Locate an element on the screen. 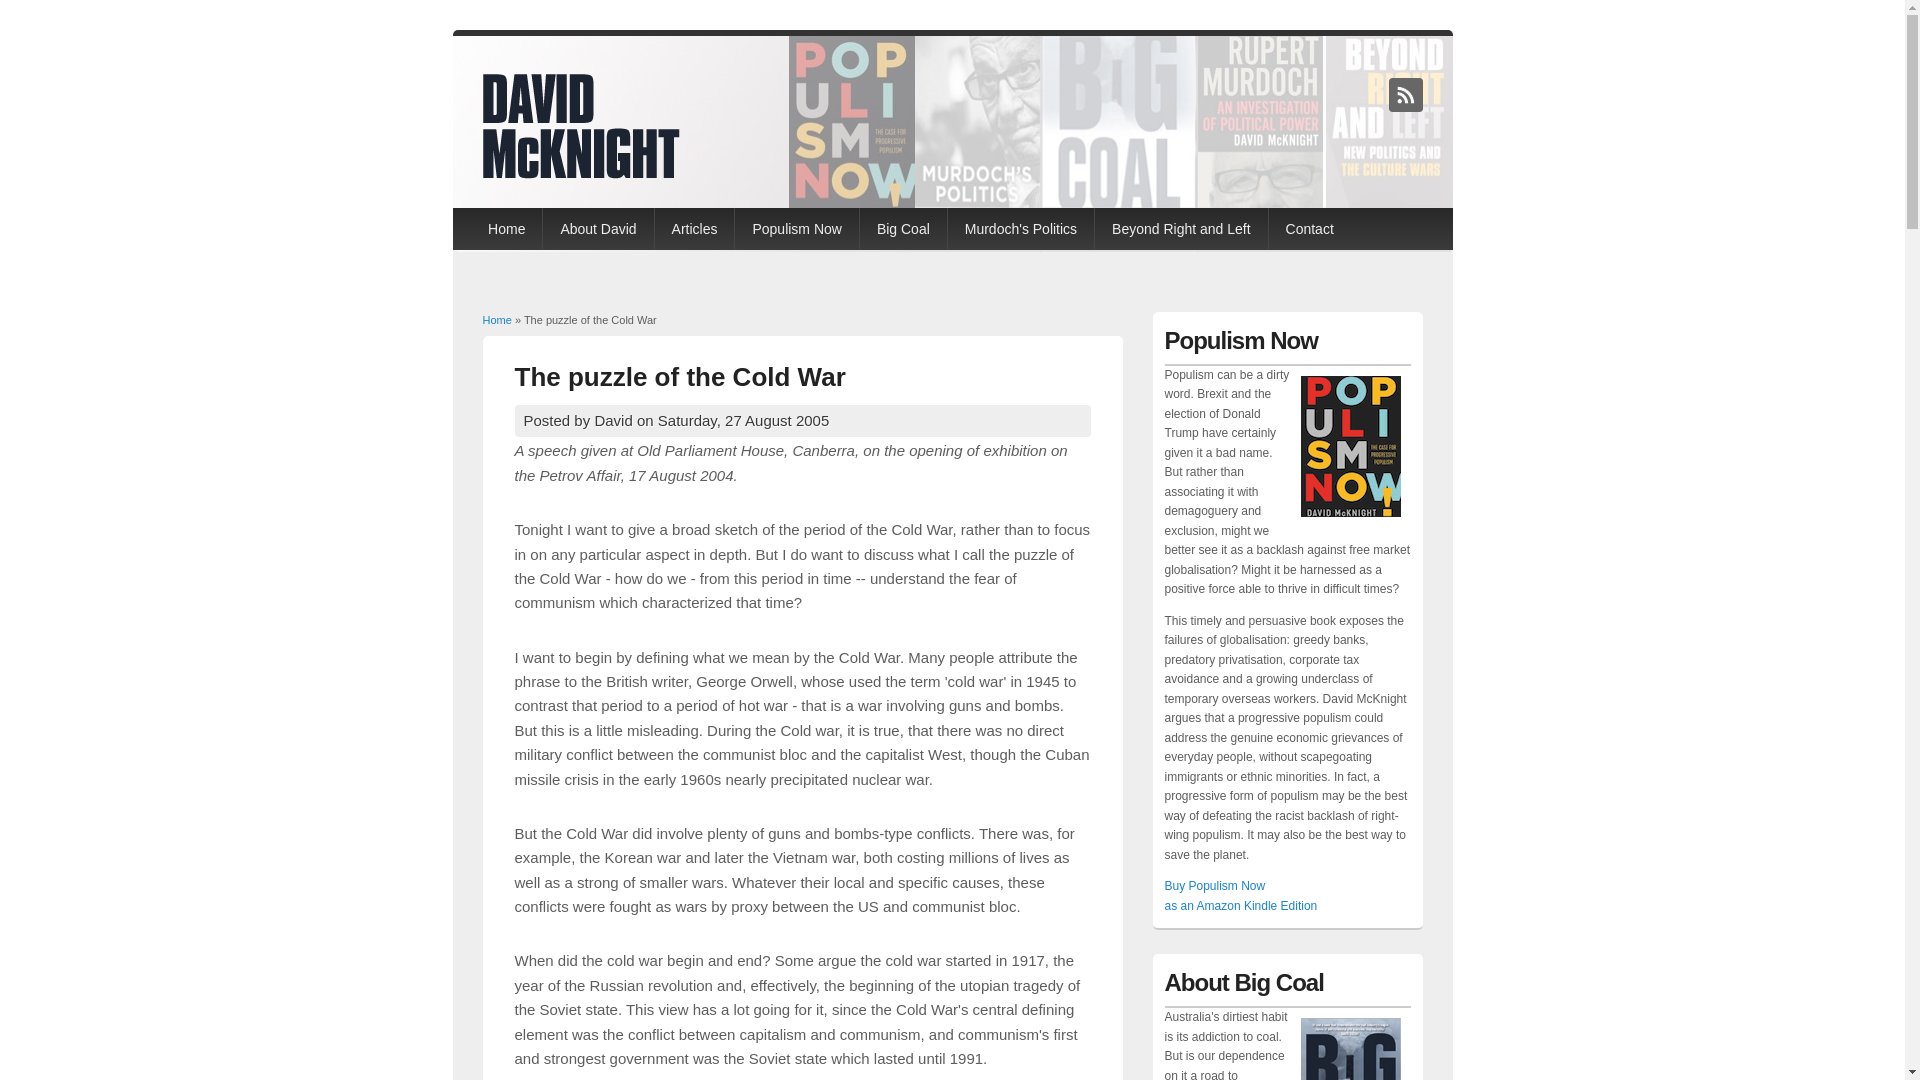 This screenshot has width=1920, height=1080. 'Buy Populism Now is located at coordinates (1239, 894).